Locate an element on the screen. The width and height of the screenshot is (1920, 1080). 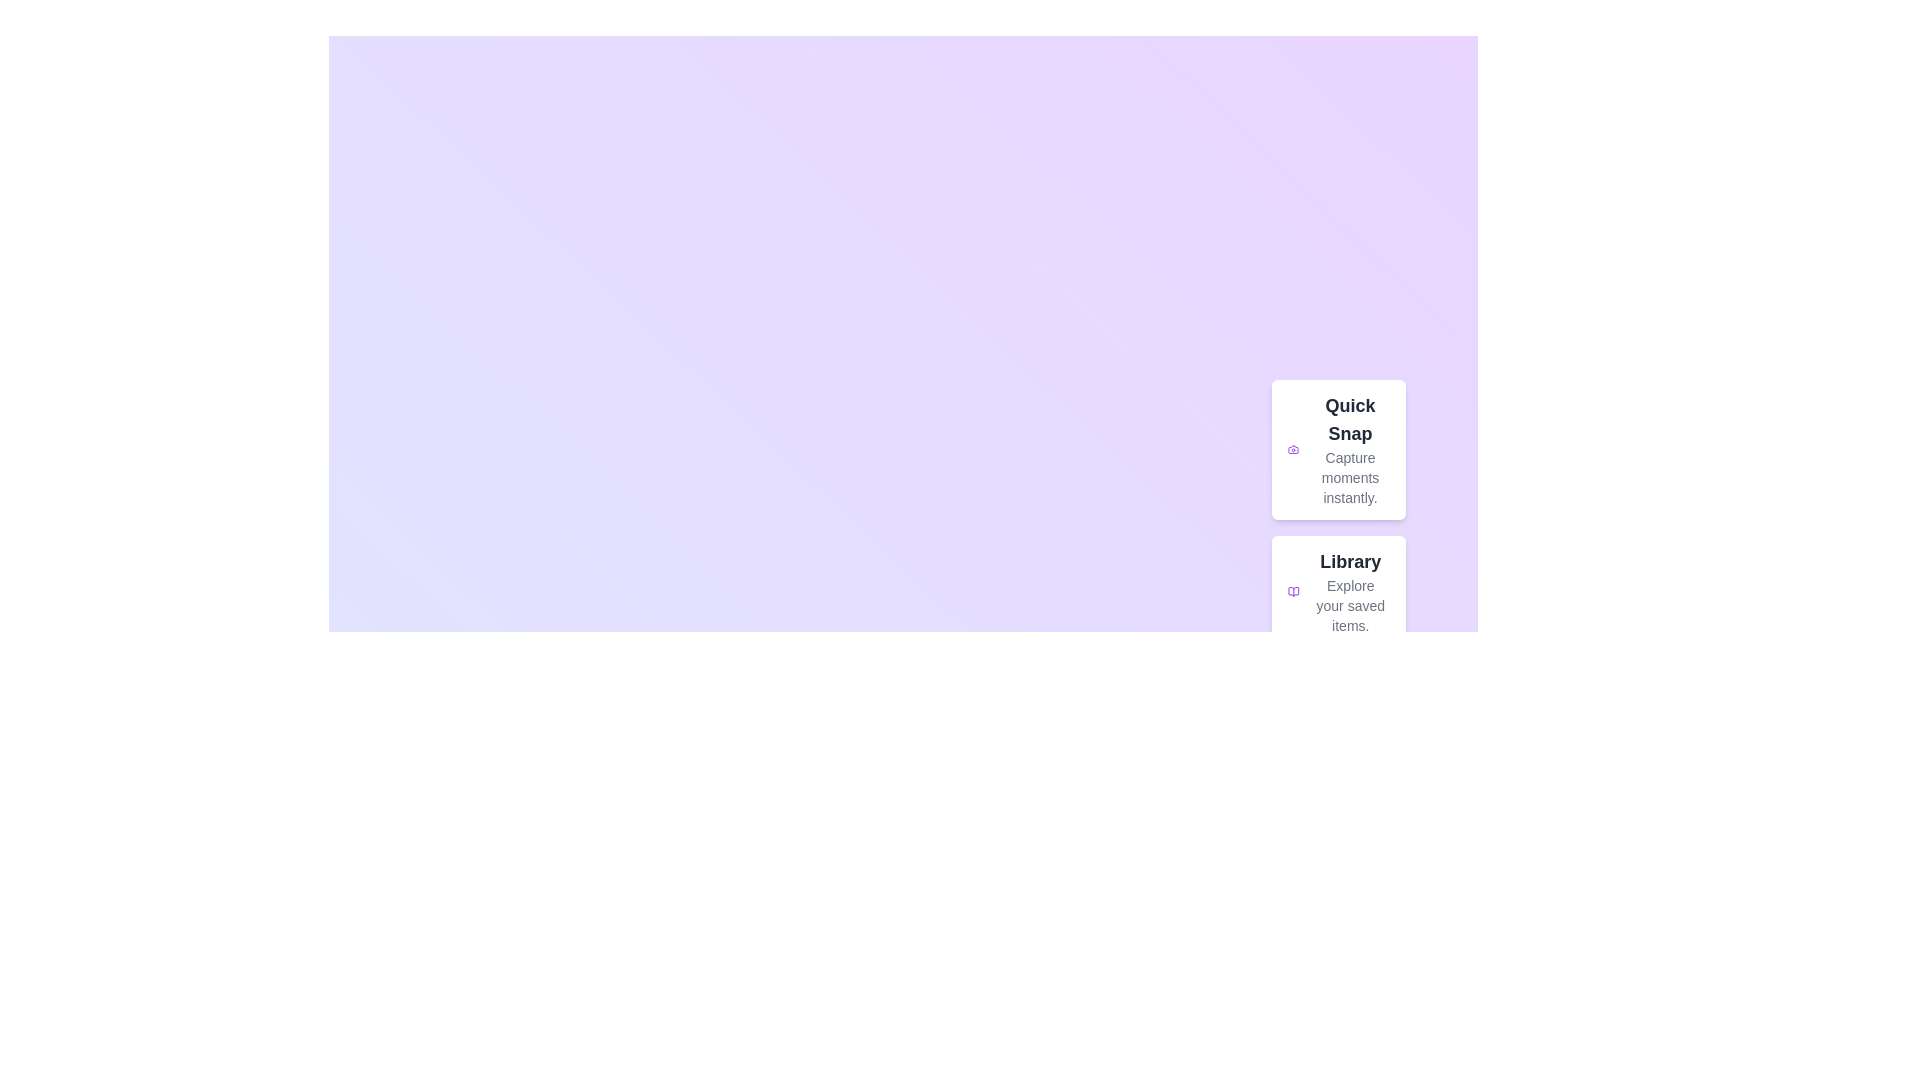
the 'Quick Snap' button to activate the functionality is located at coordinates (1338, 450).